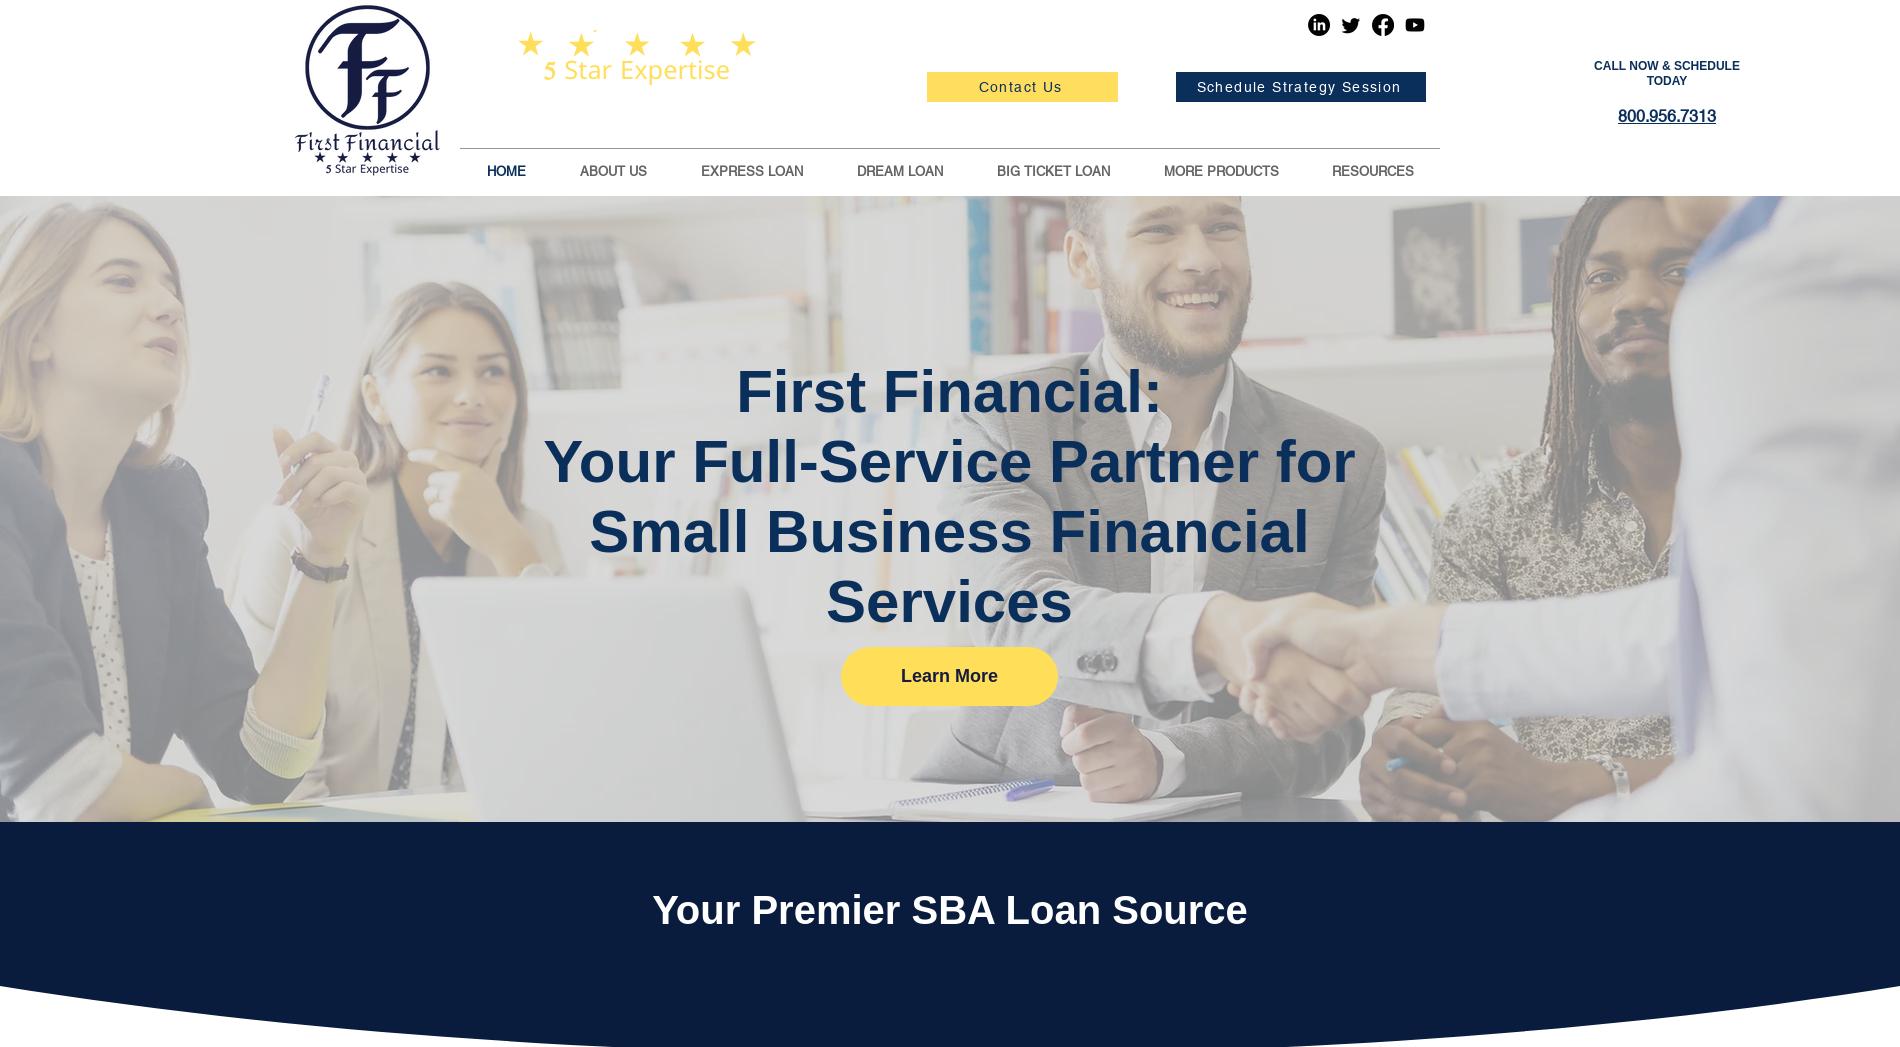 This screenshot has width=1900, height=1047. I want to click on 'EXPRESS LOAN', so click(700, 171).